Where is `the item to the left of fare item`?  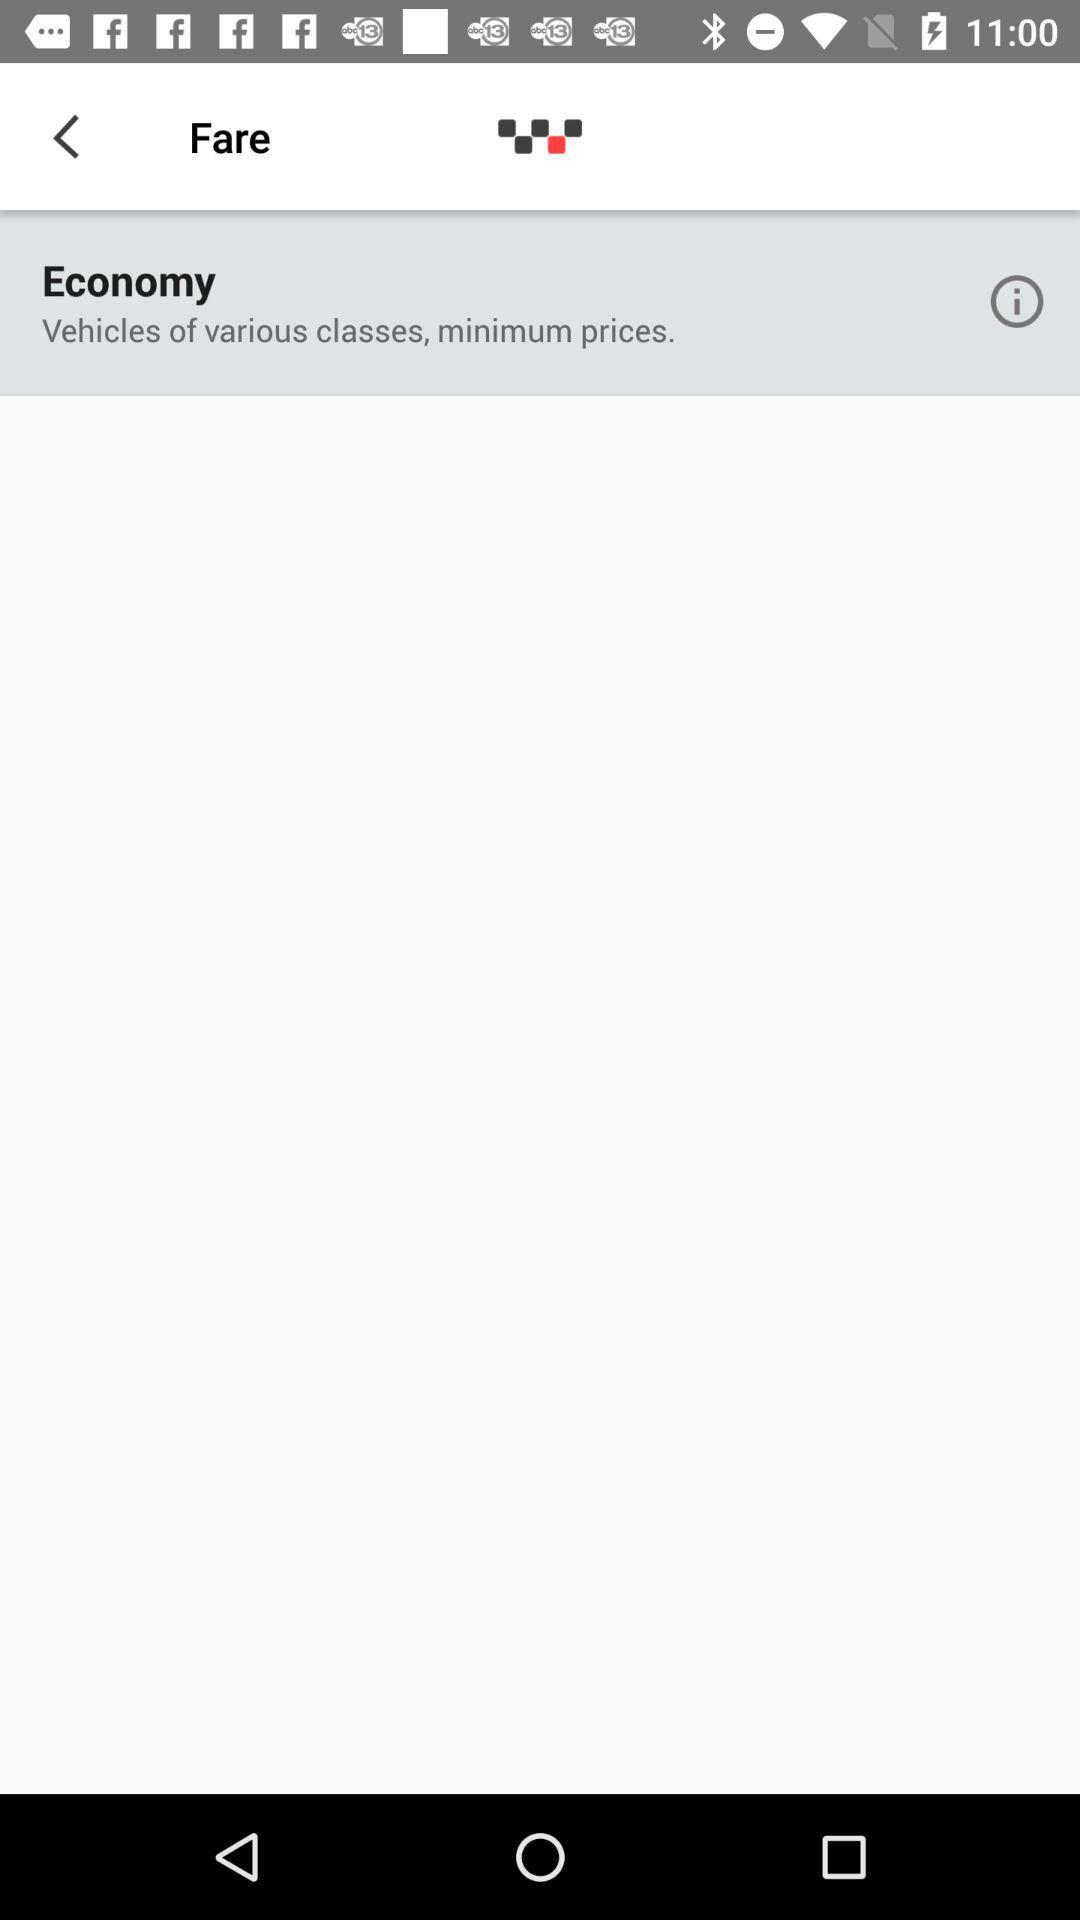
the item to the left of fare item is located at coordinates (72, 135).